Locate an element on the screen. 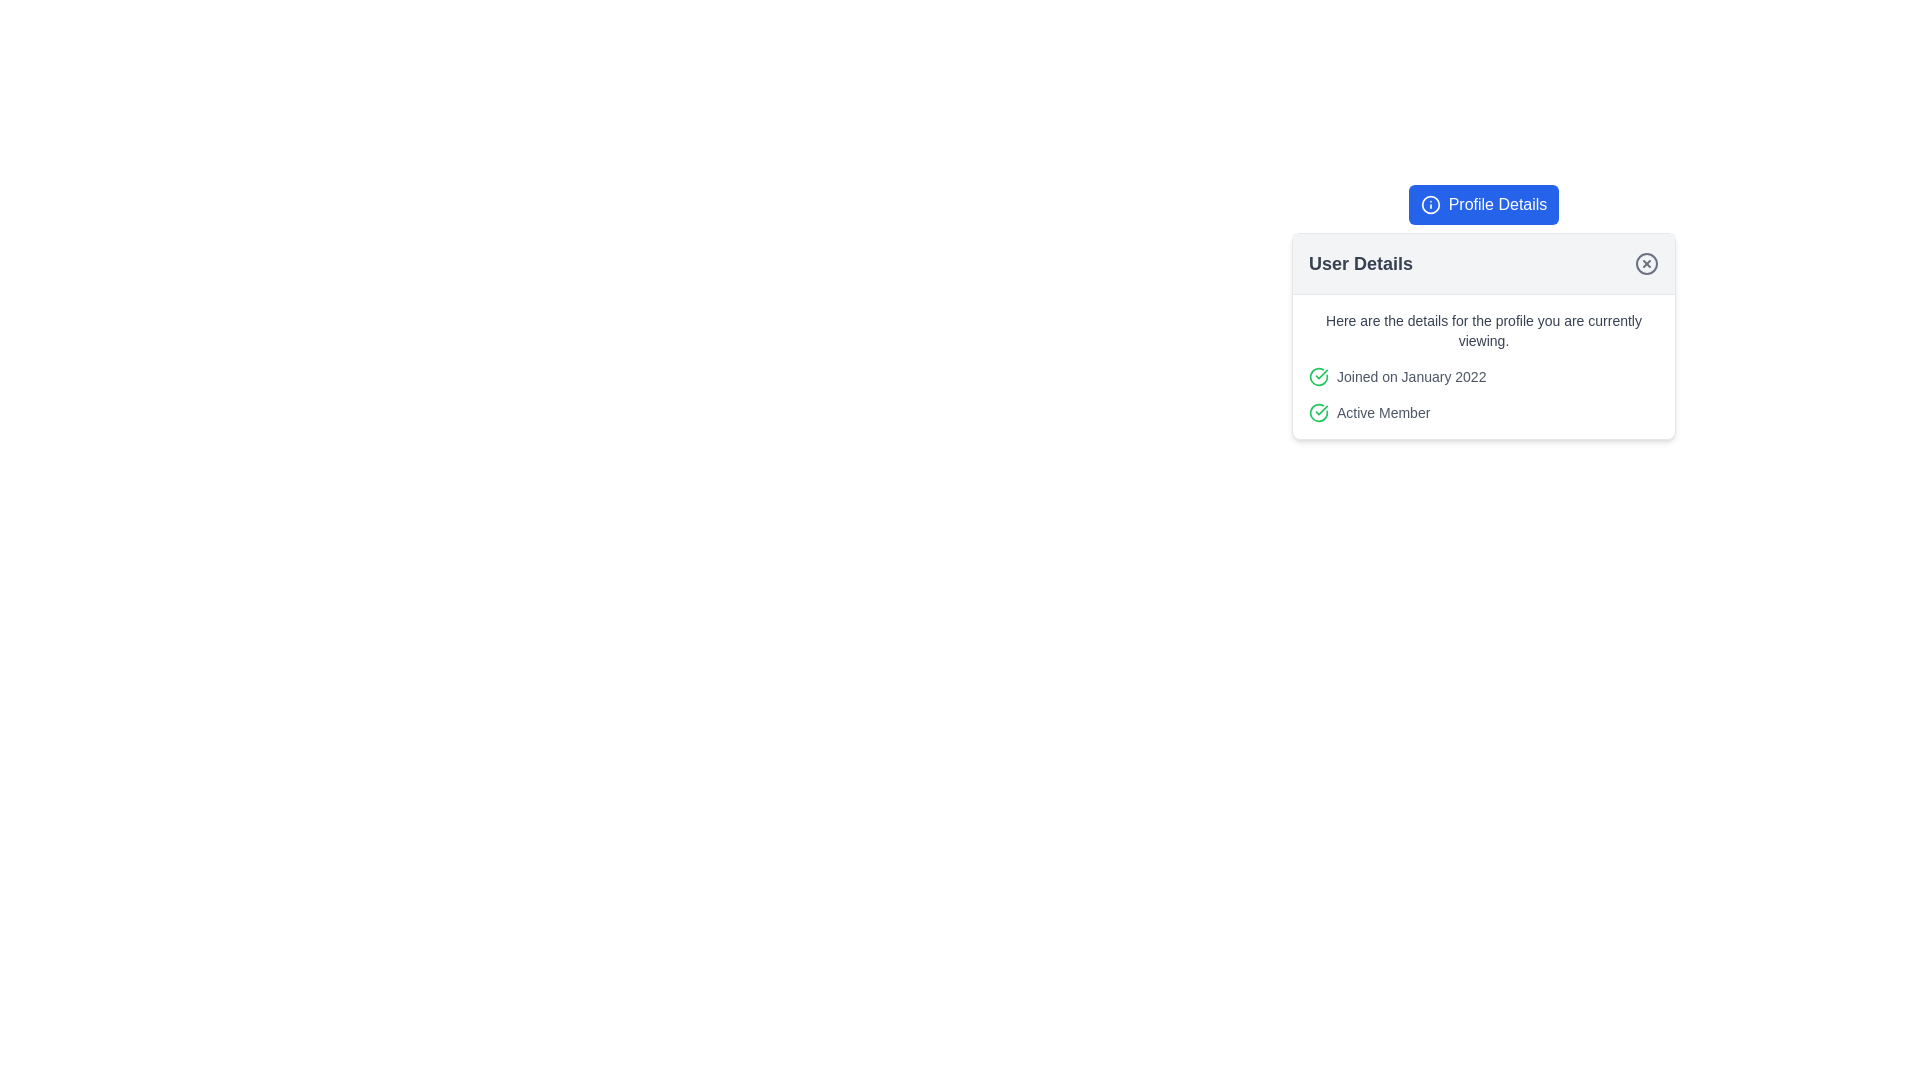 This screenshot has height=1080, width=1920. the account-related information element that indicates the date when the user joined, located in the 'User Details' card layout, situated below the introductory description and above the 'Active Member' element is located at coordinates (1483, 377).